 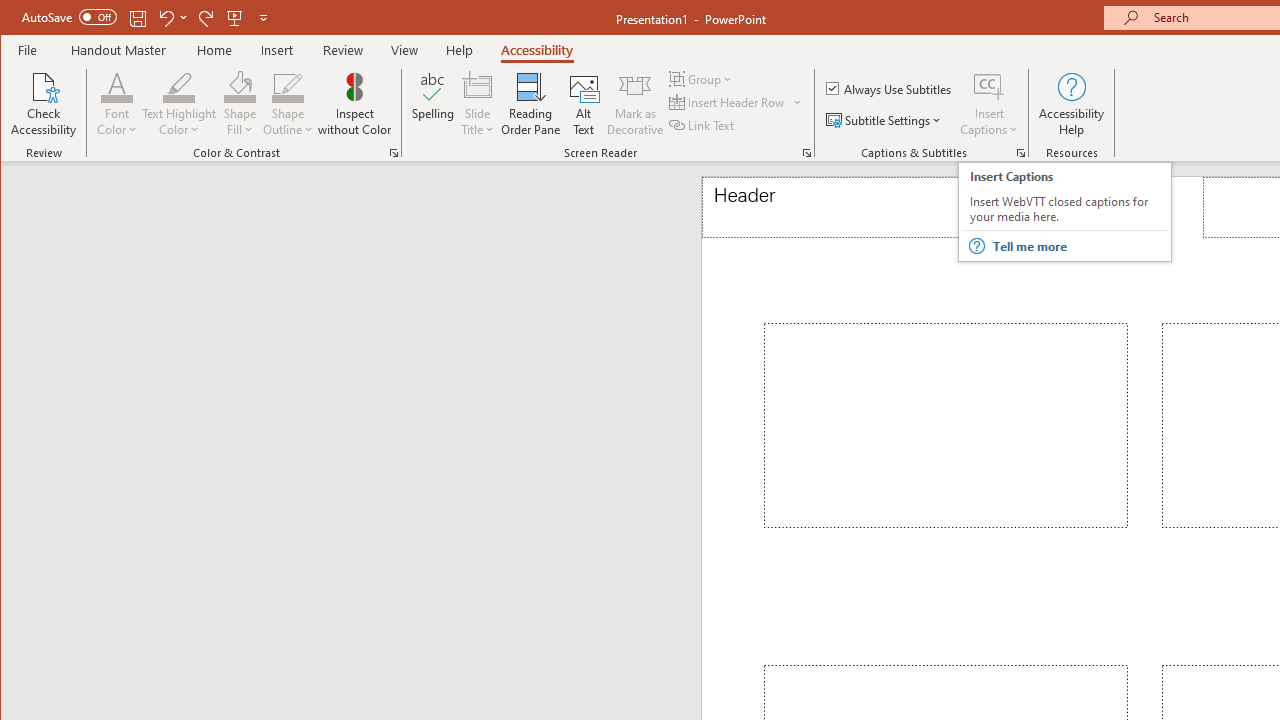 What do you see at coordinates (118, 49) in the screenshot?
I see `'Handout Master'` at bounding box center [118, 49].